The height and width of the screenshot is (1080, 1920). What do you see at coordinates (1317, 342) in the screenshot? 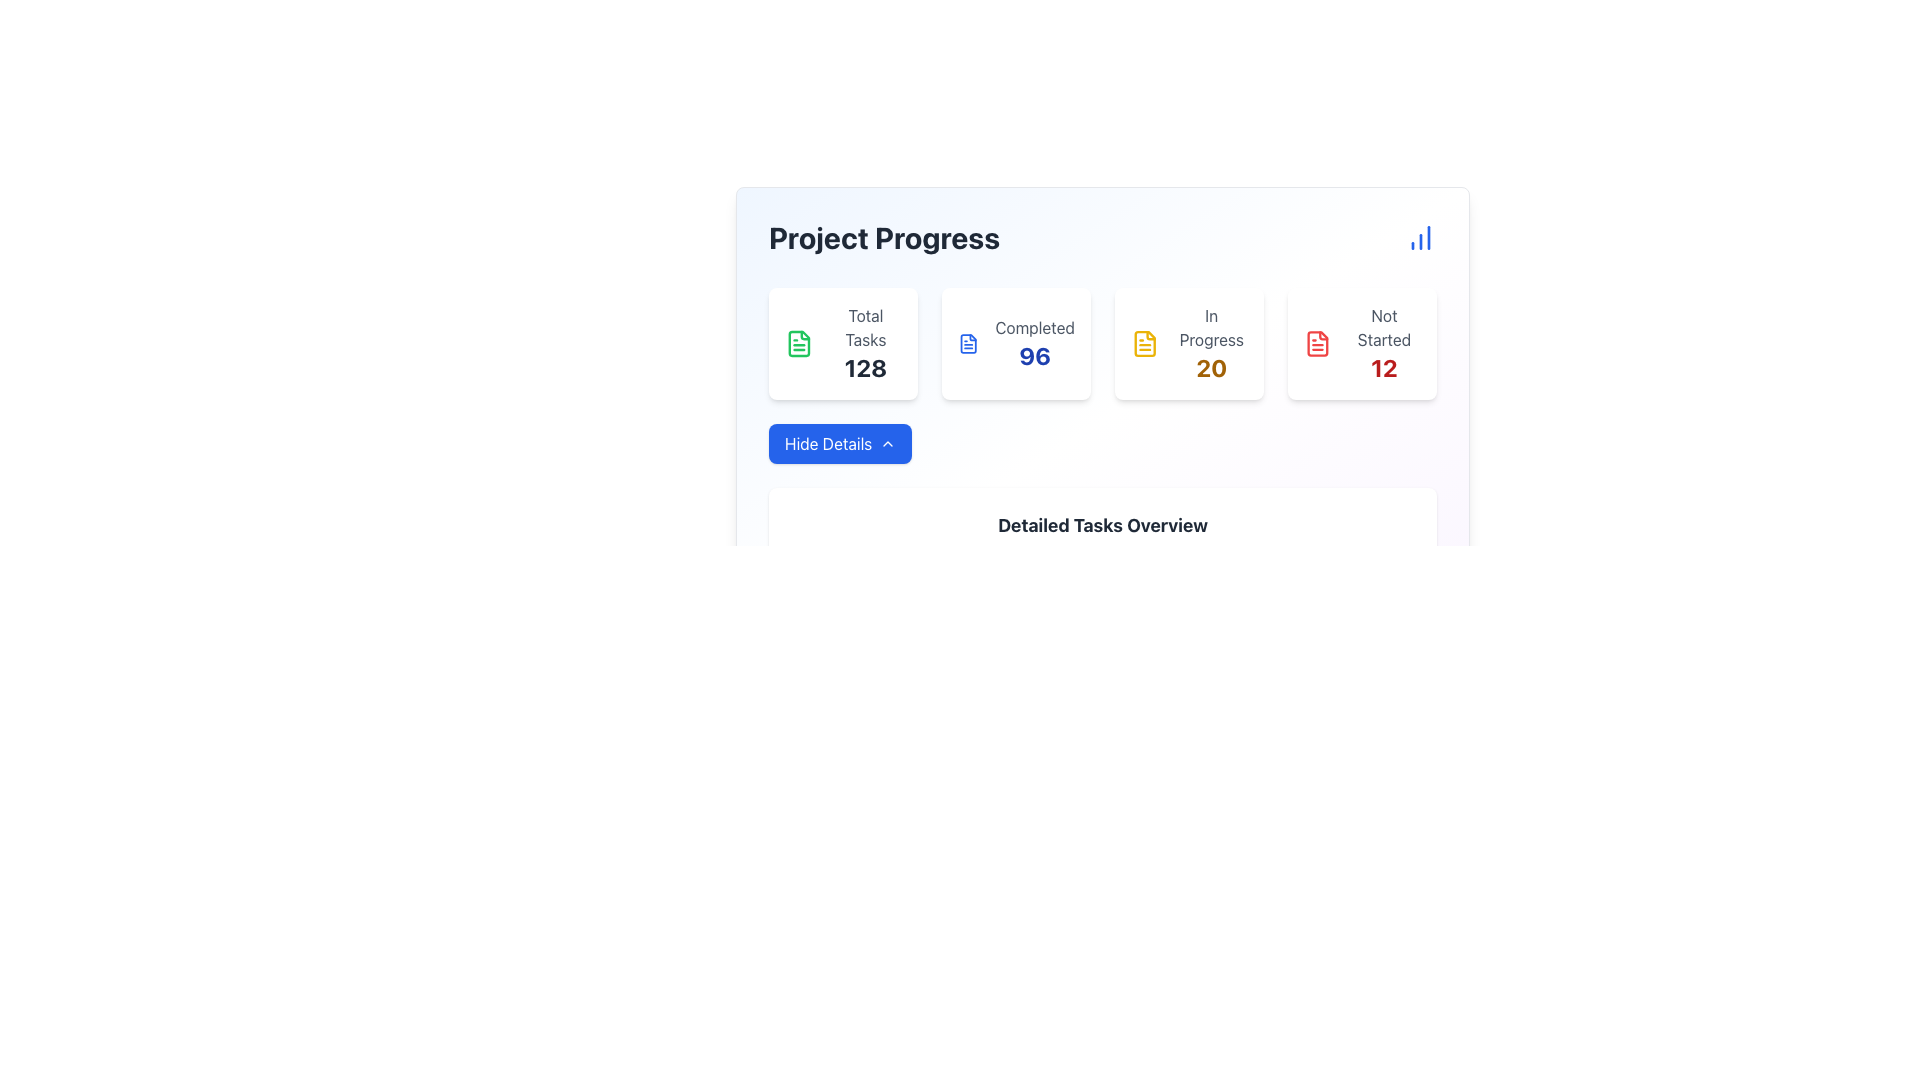
I see `the red-colored file icon with textual marks inside it, located in the rightmost 'Not Started' status card that contains the number 12` at bounding box center [1317, 342].